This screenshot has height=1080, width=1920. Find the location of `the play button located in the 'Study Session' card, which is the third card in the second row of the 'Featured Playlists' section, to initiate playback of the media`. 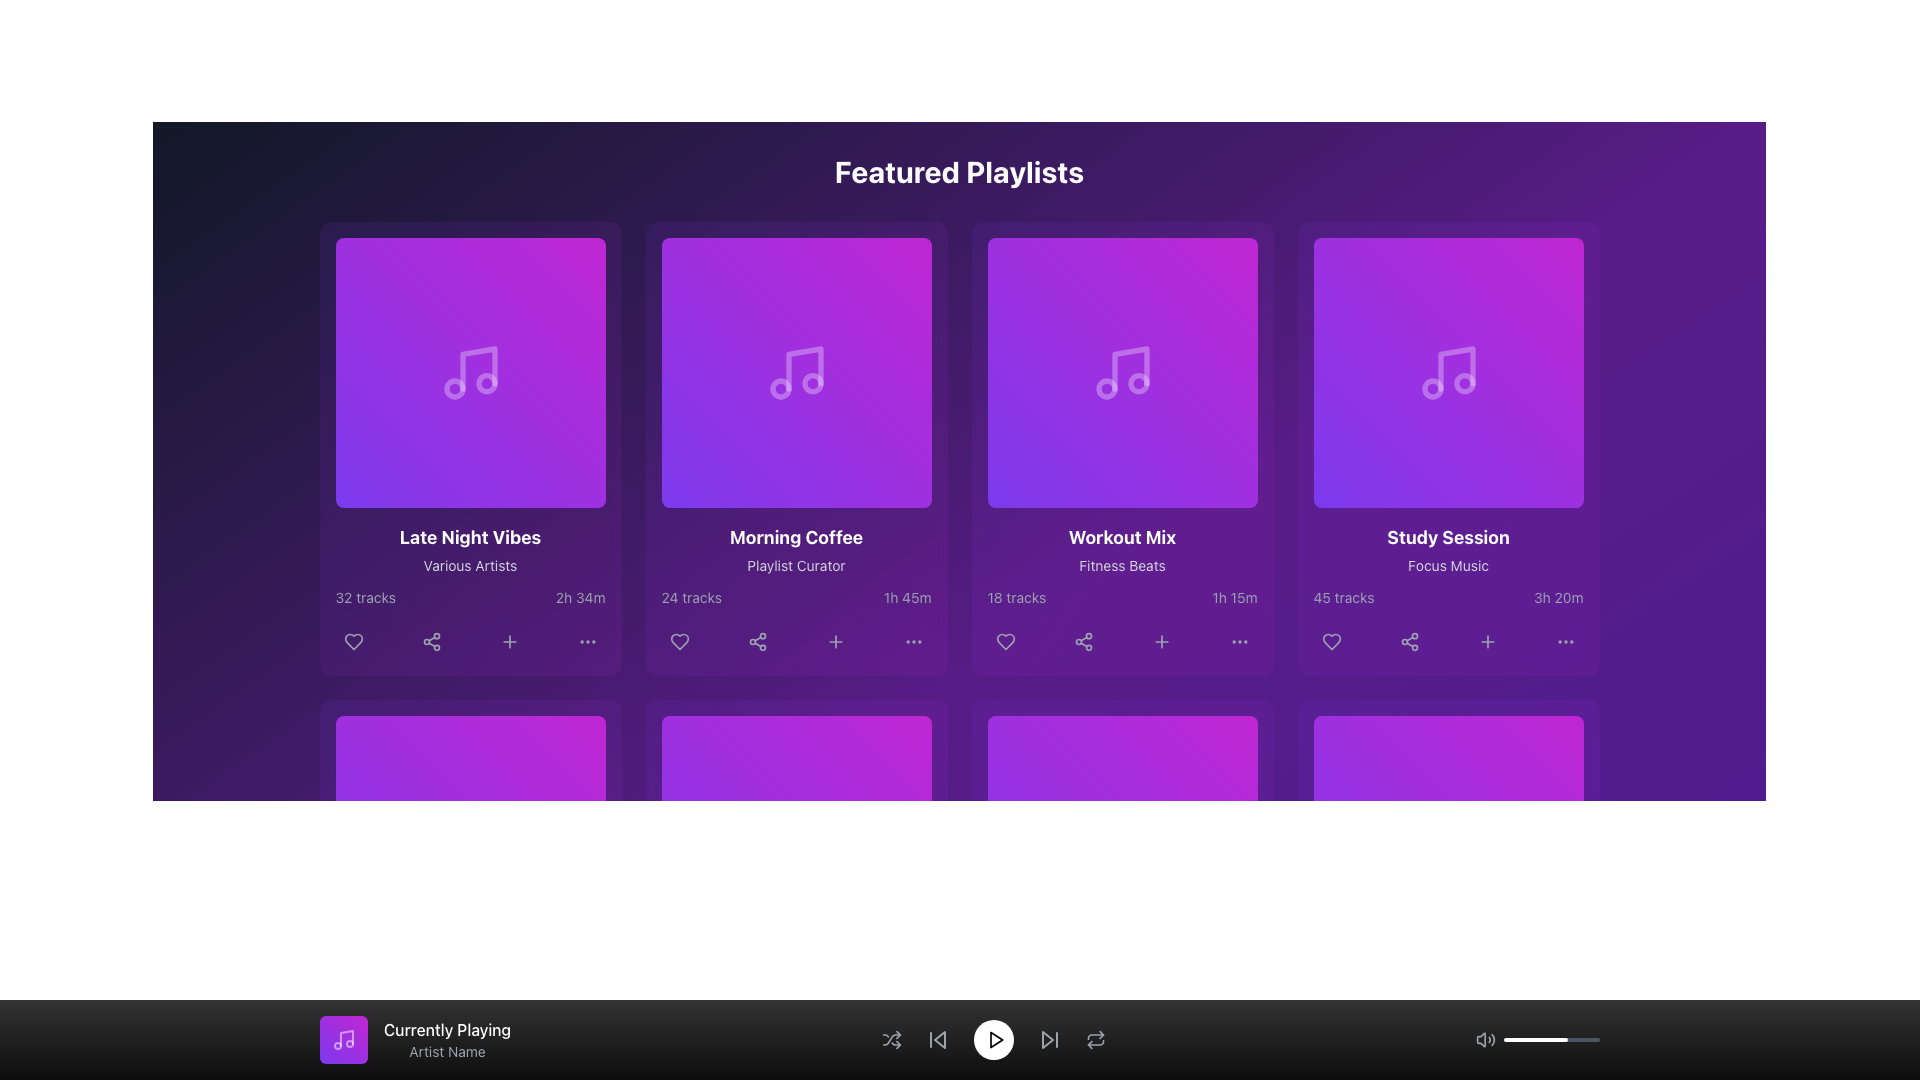

the play button located in the 'Study Session' card, which is the third card in the second row of the 'Featured Playlists' section, to initiate playback of the media is located at coordinates (1448, 373).